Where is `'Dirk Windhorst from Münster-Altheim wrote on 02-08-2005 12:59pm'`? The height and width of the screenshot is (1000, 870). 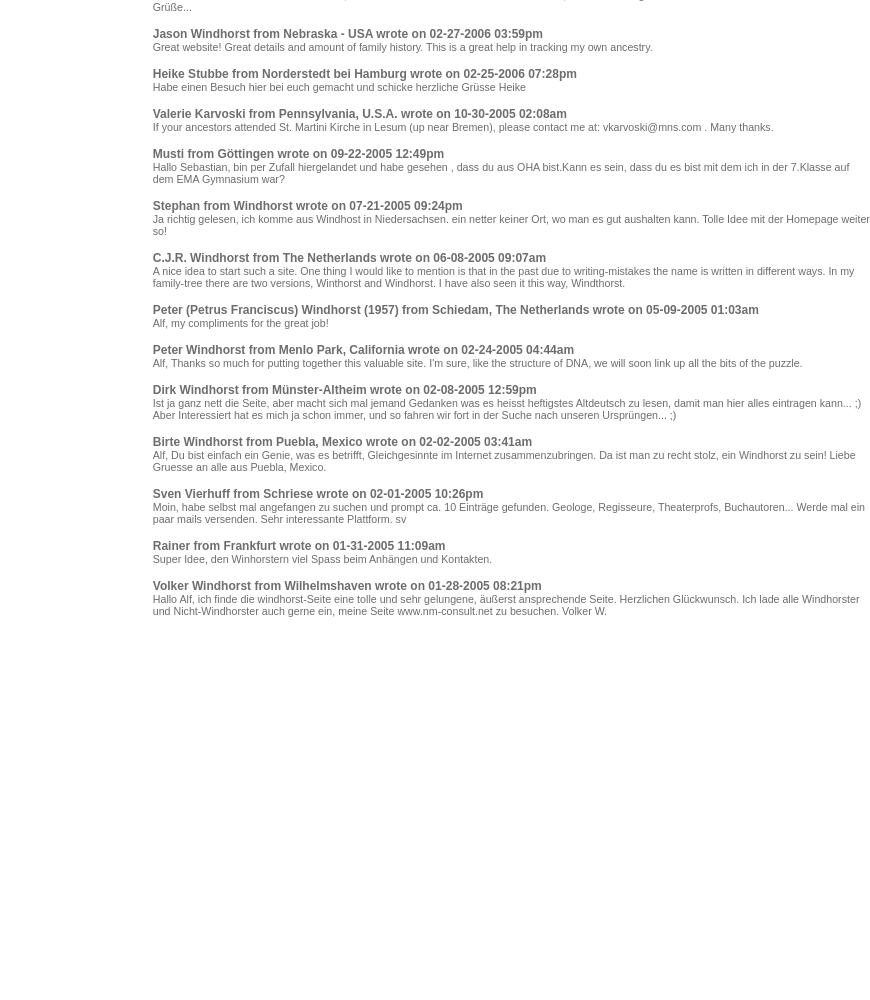
'Dirk Windhorst from Münster-Altheim wrote on 02-08-2005 12:59pm' is located at coordinates (150, 390).